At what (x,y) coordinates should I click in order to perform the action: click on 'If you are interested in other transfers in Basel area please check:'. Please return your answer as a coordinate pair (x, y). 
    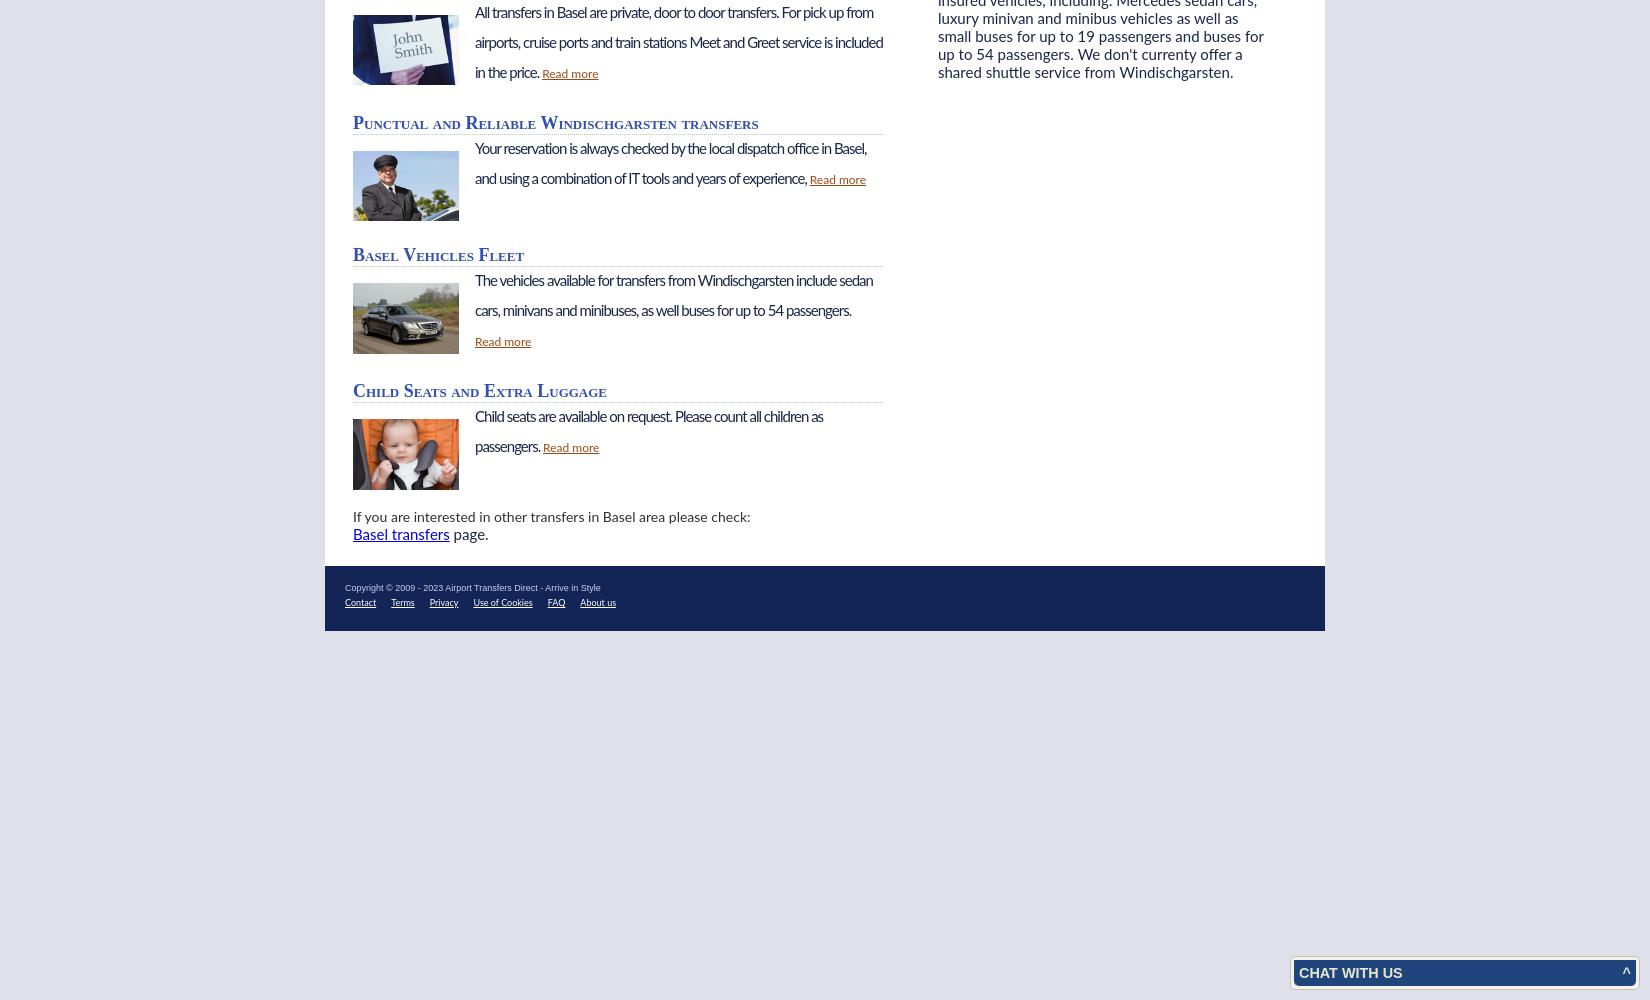
    Looking at the image, I should click on (352, 517).